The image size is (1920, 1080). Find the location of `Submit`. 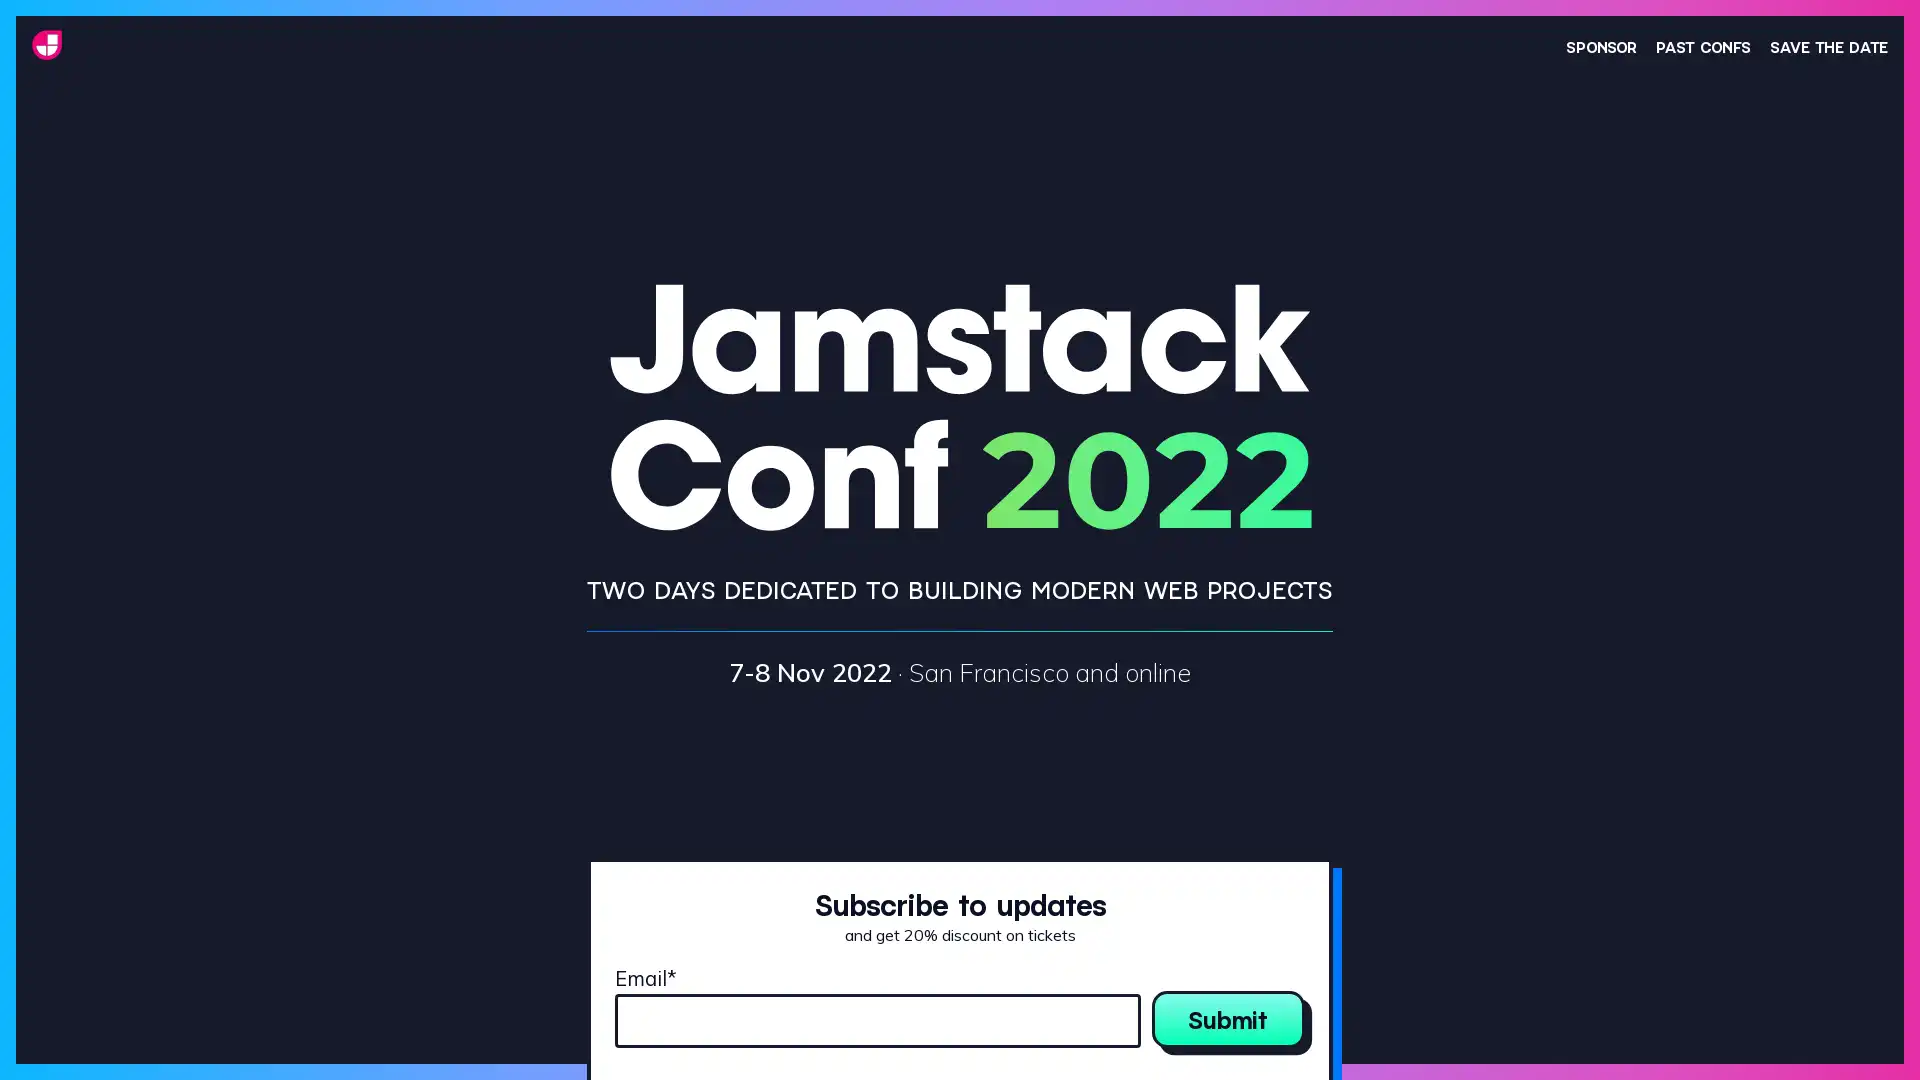

Submit is located at coordinates (1227, 1018).